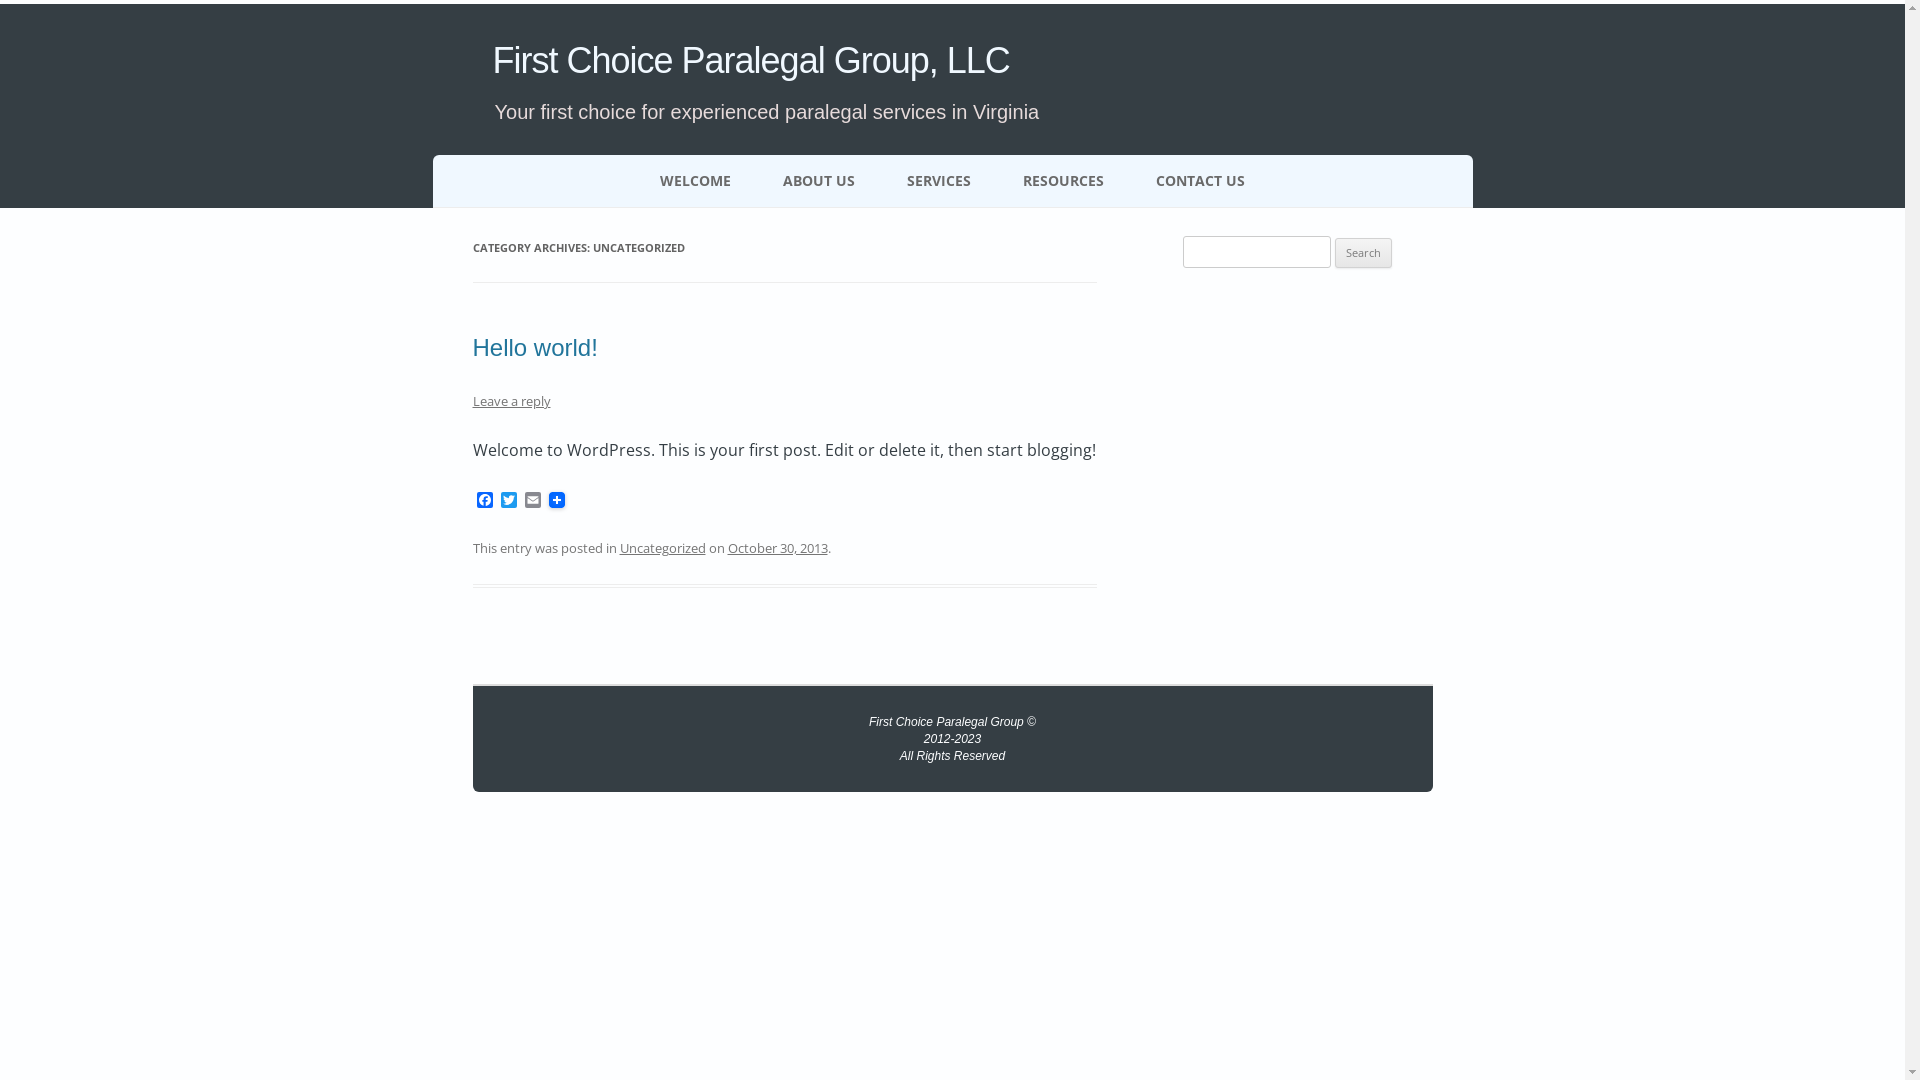 The width and height of the screenshot is (1920, 1080). I want to click on 'SERVICES', so click(938, 181).